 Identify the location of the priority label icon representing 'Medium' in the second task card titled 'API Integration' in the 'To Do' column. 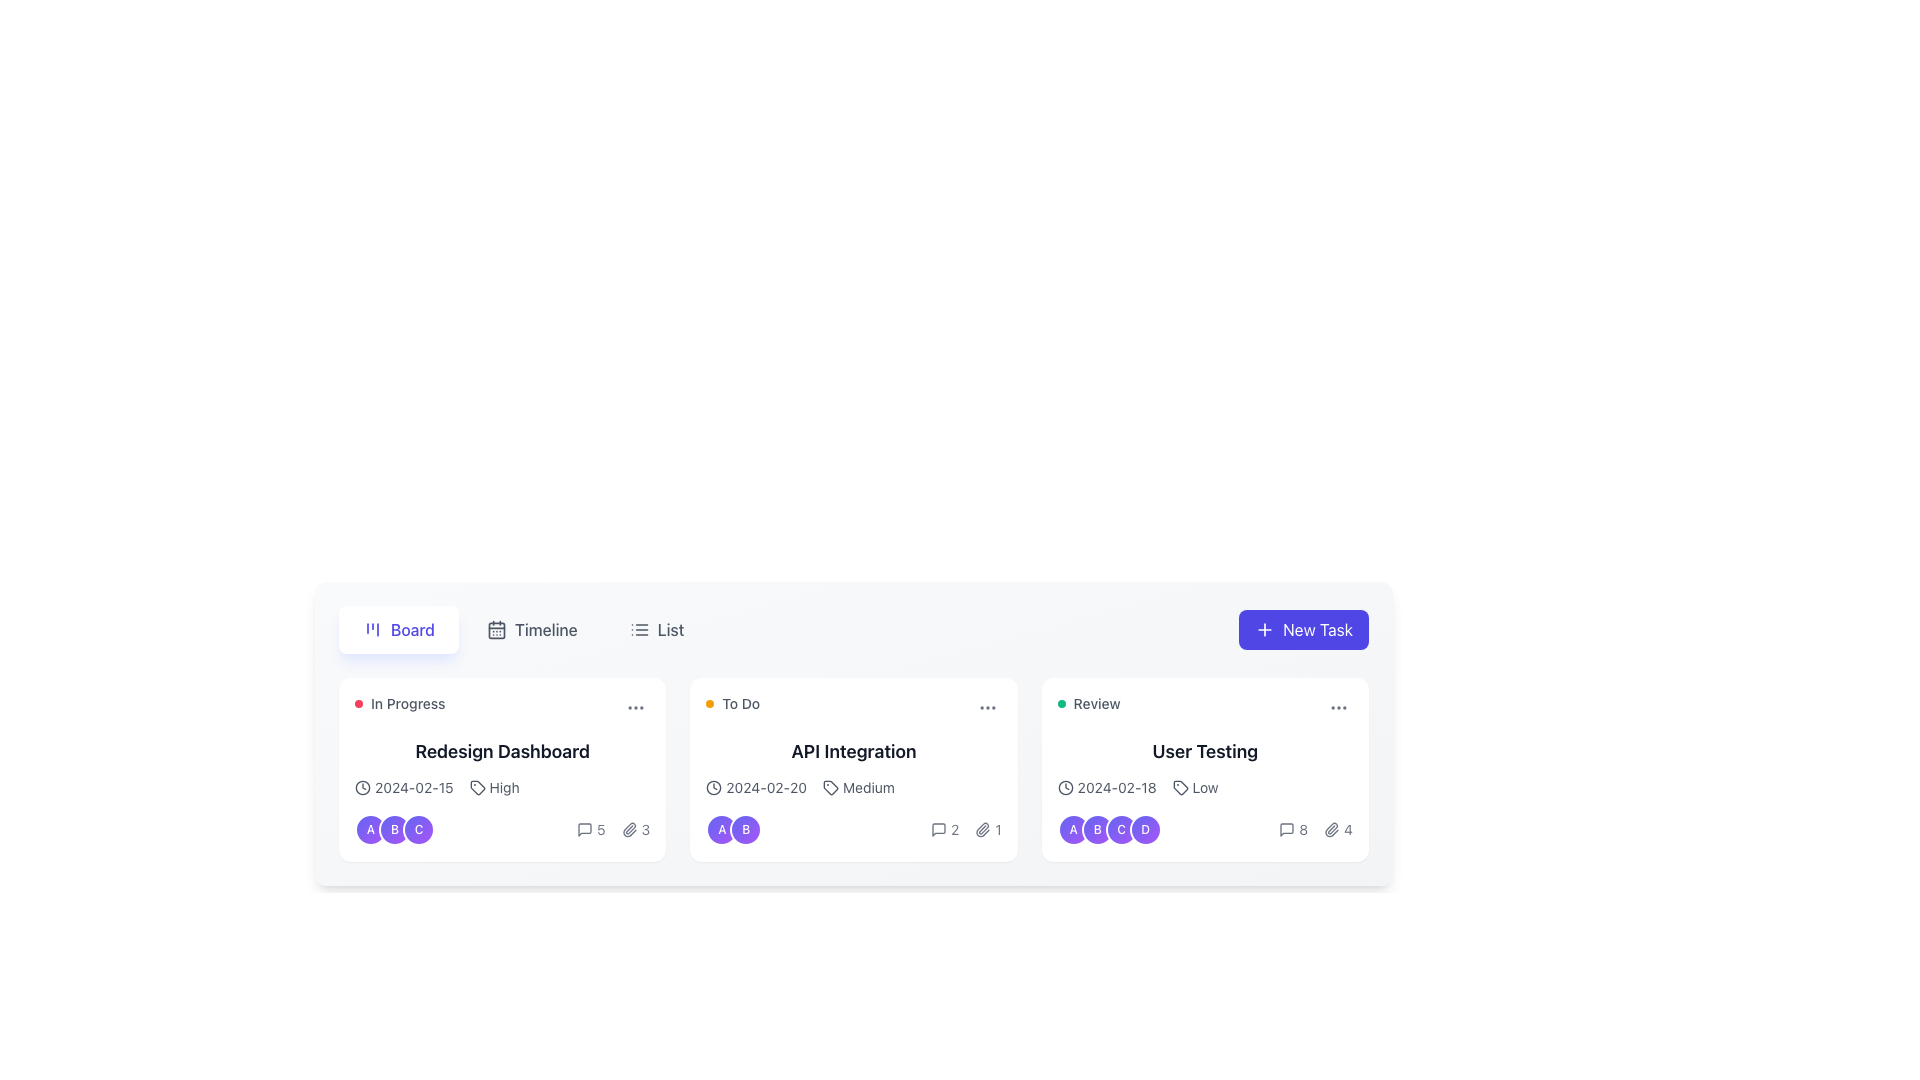
(831, 786).